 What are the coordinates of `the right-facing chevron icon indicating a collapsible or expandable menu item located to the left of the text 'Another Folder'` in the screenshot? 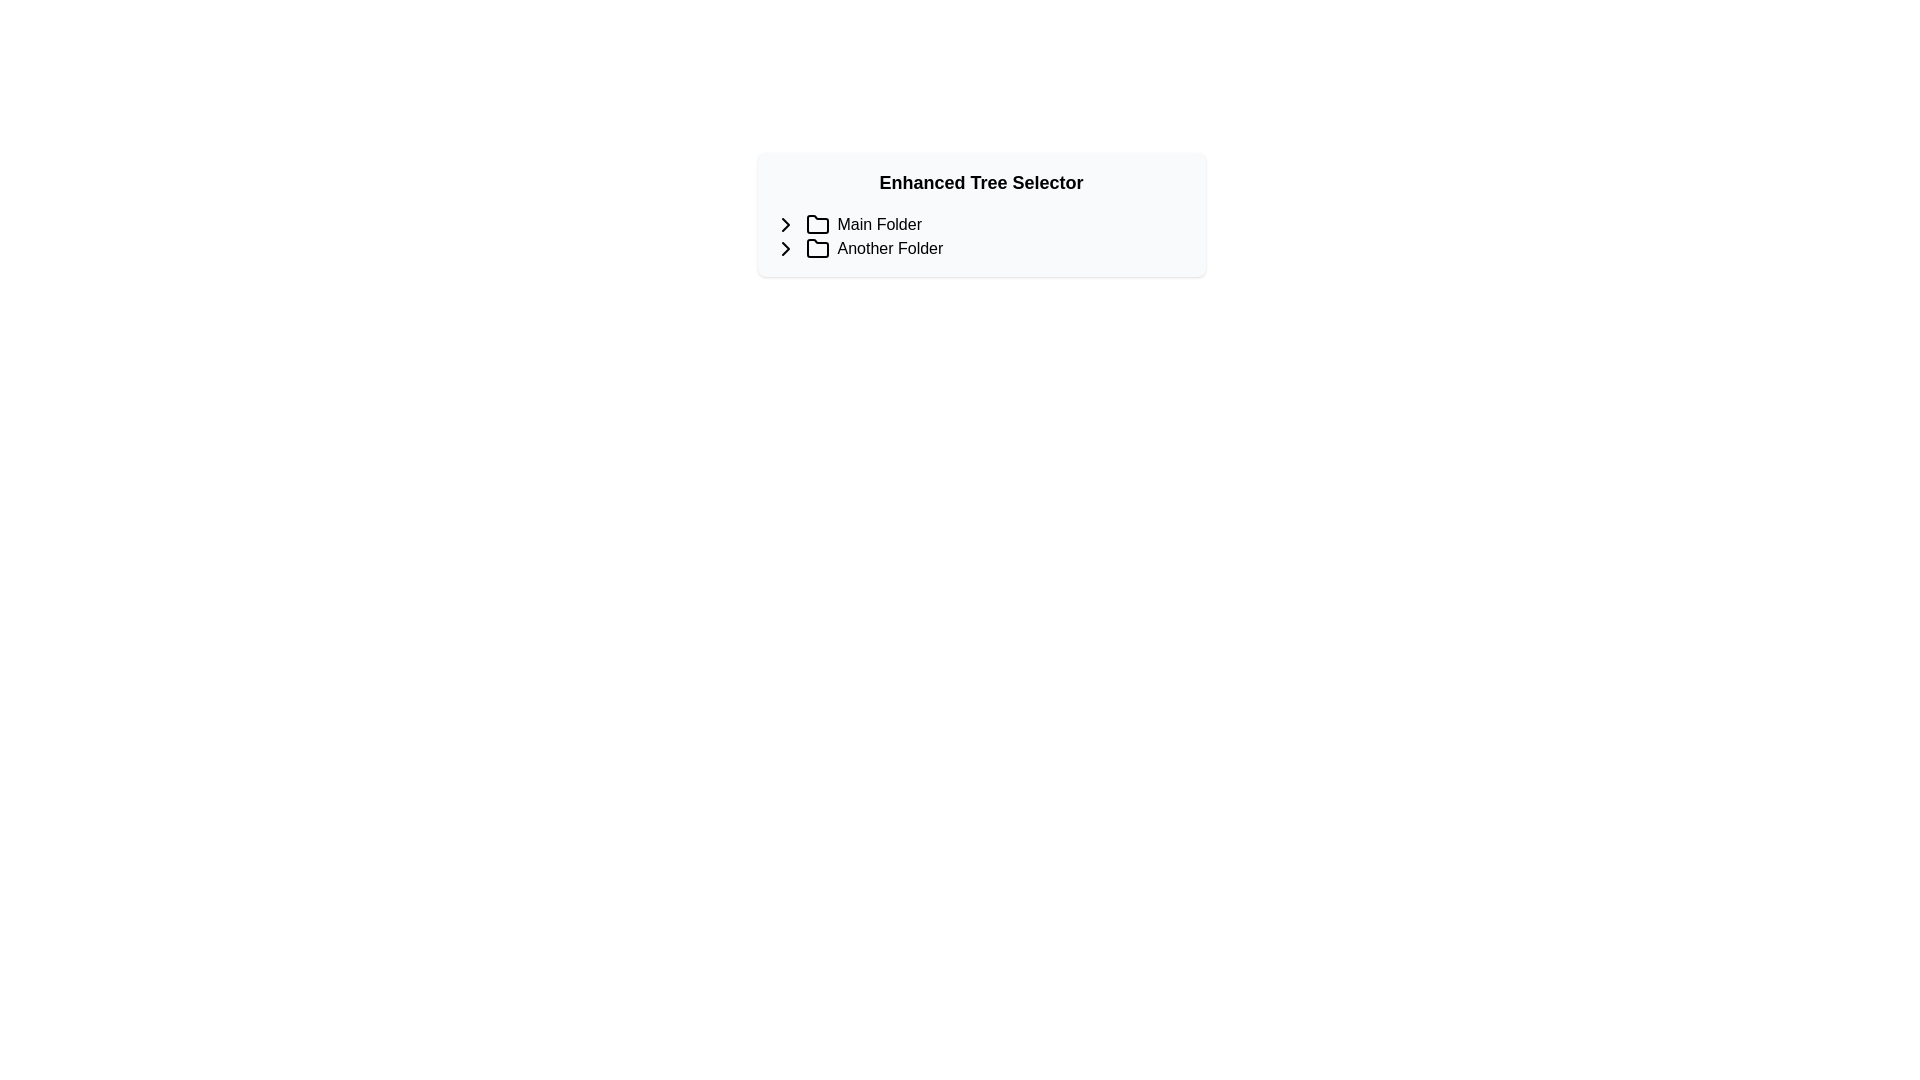 It's located at (784, 224).